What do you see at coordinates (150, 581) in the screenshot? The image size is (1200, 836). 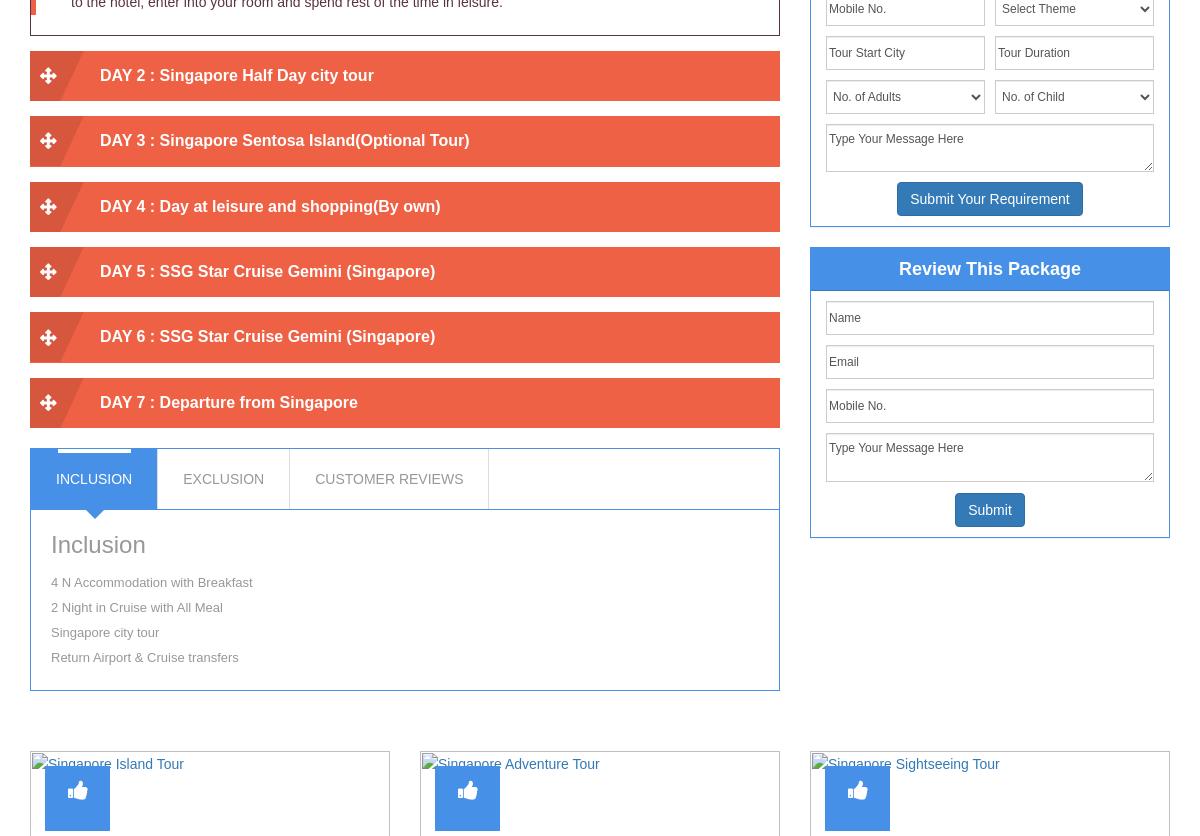 I see `'4 N Accommodation with Breakfast'` at bounding box center [150, 581].